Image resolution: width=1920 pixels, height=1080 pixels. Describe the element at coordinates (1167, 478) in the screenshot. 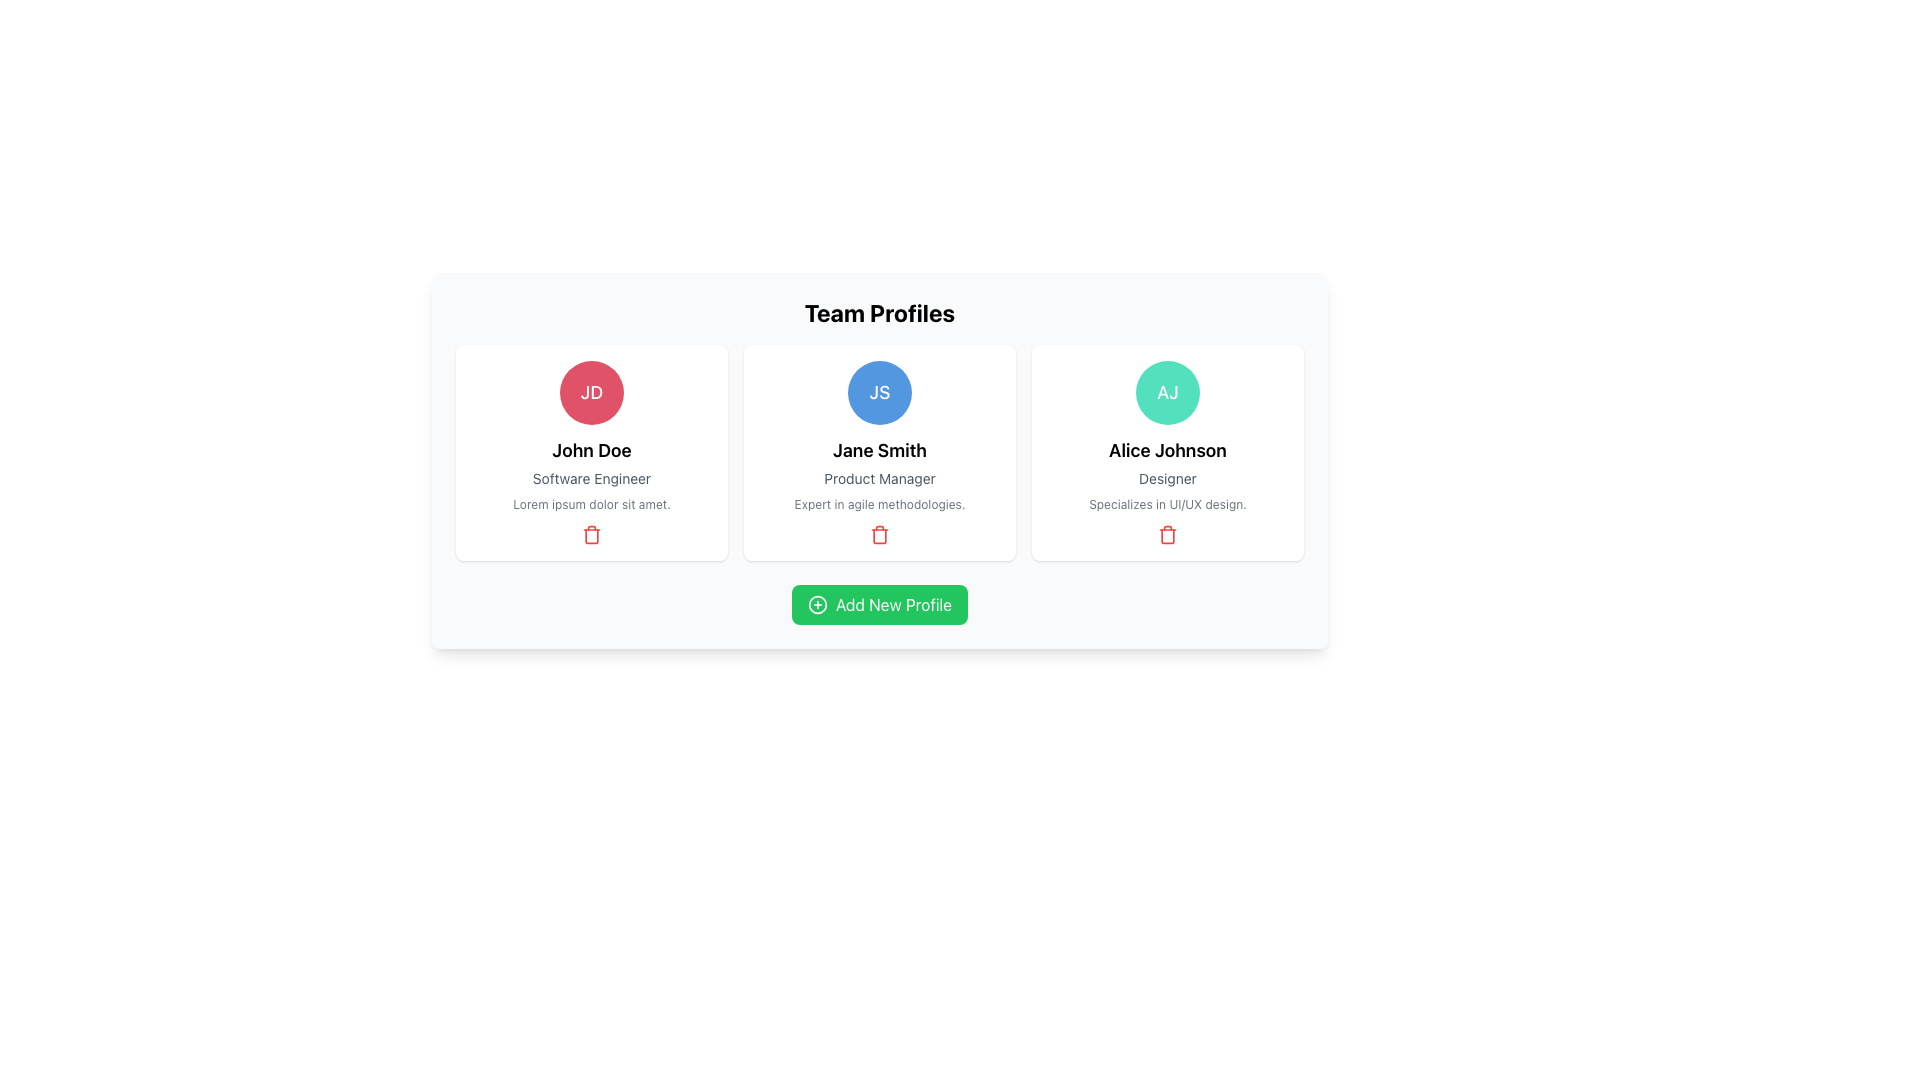

I see `the text label displaying 'Designer' located below the name 'Alice Johnson' in the profile card` at that location.